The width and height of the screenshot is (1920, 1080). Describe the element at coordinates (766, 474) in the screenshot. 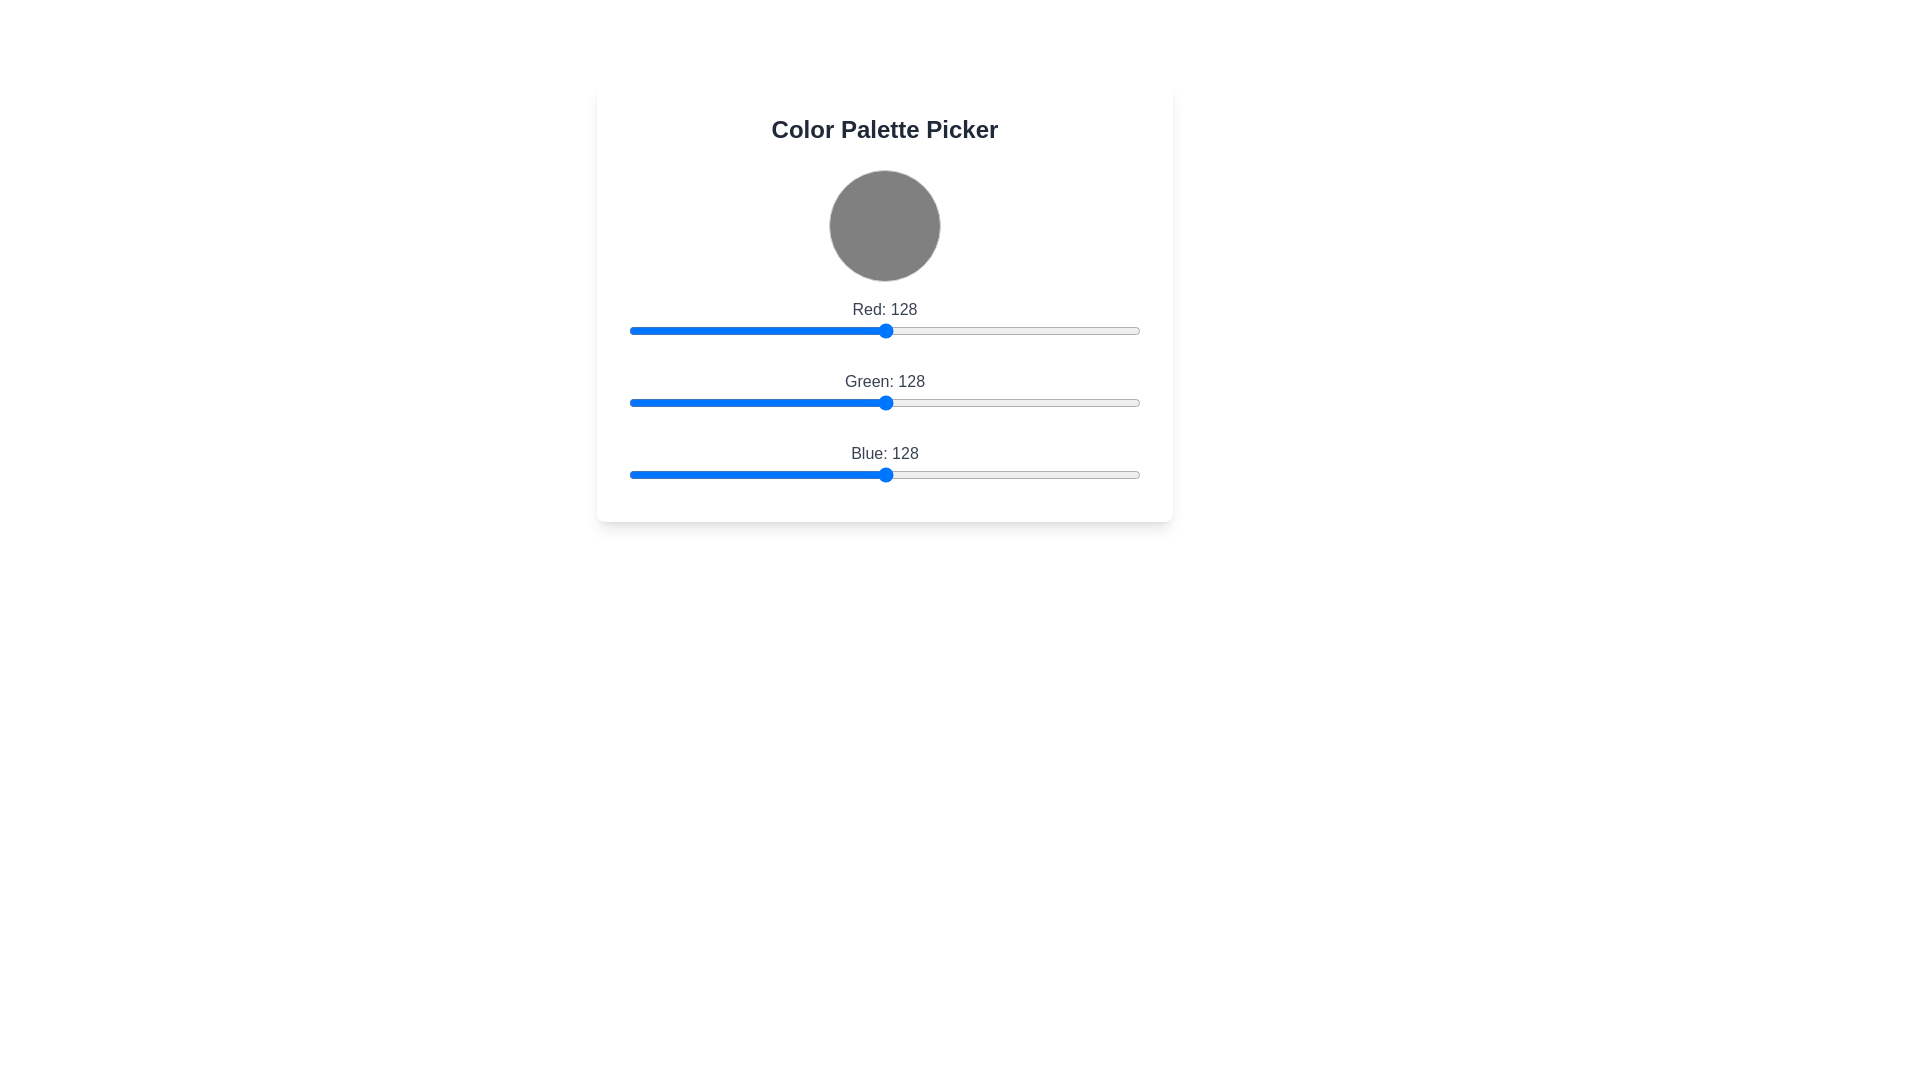

I see `the blue value` at that location.